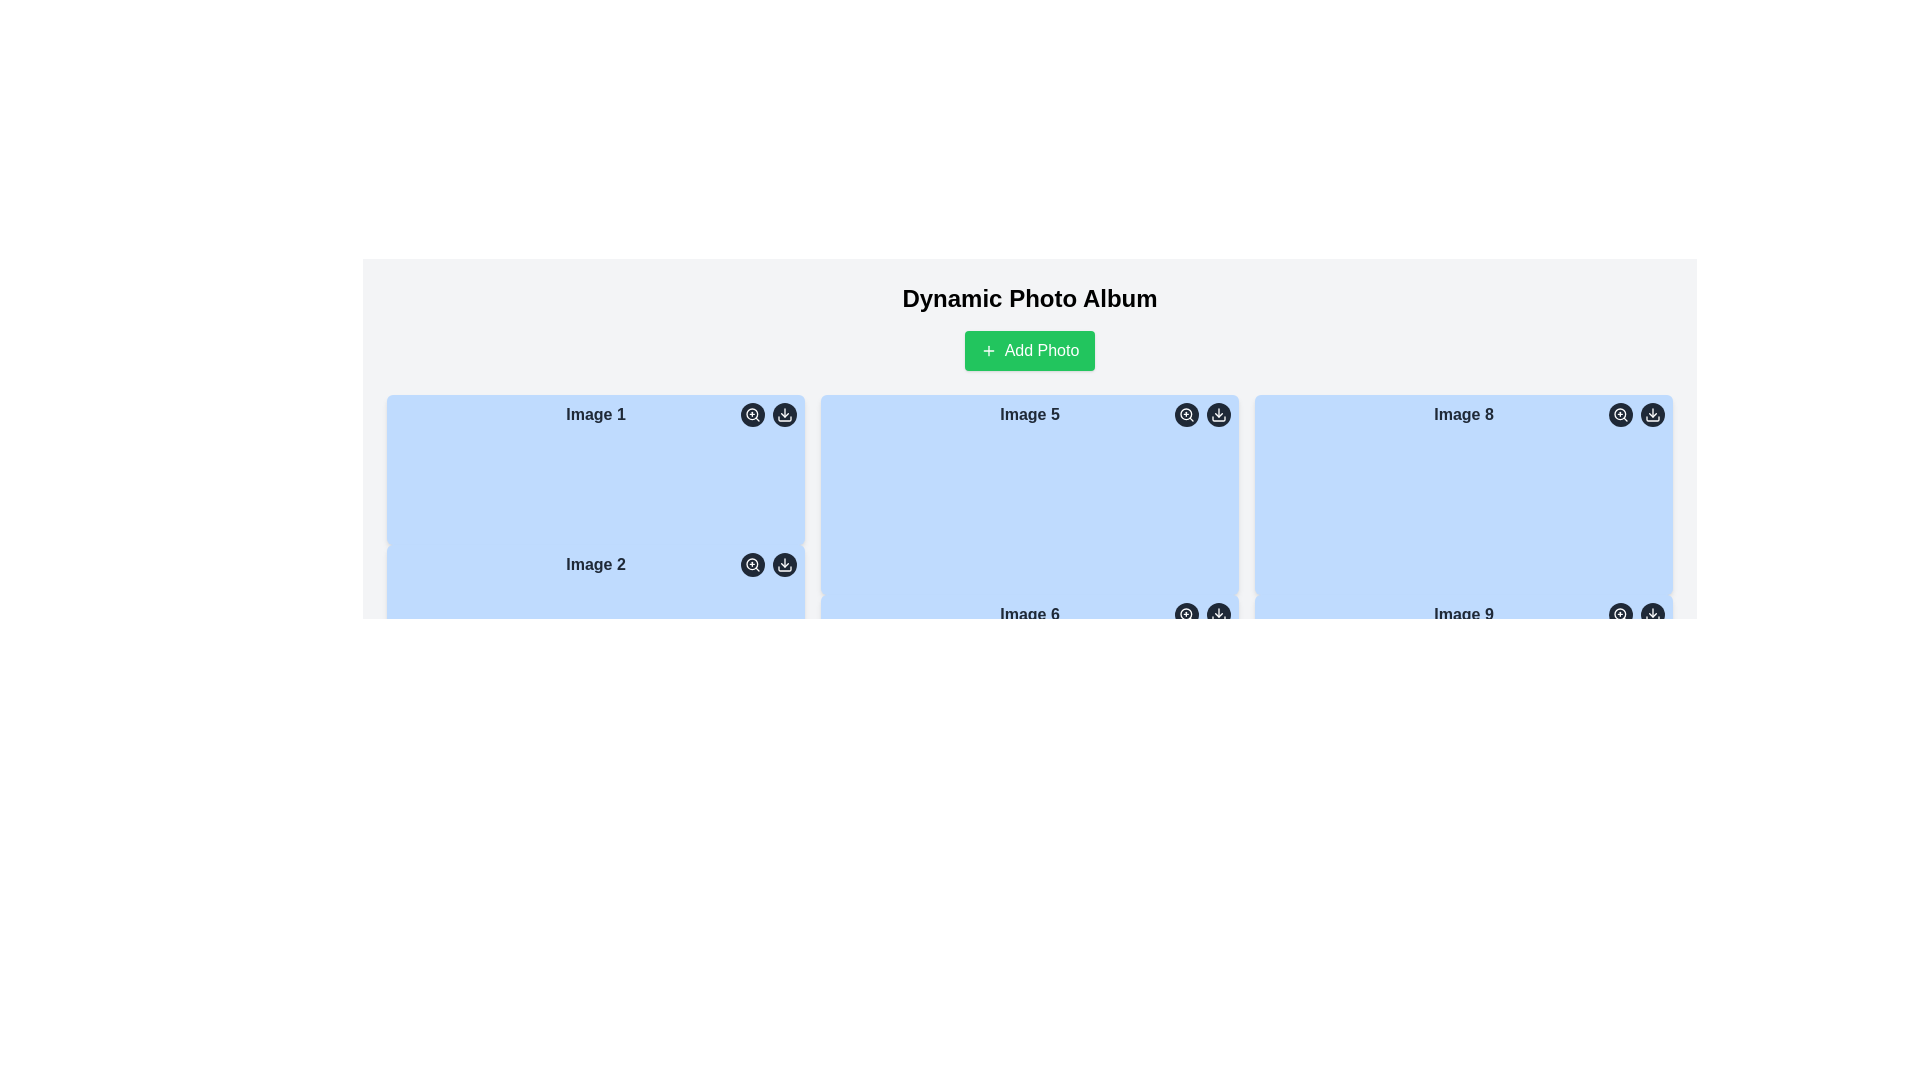 Image resolution: width=1920 pixels, height=1080 pixels. Describe the element at coordinates (752, 414) in the screenshot. I see `the circular button with a dark gray background and a white magnifying glass icon located in the top-right corner of the Image 1 card in the photo gallery` at that location.